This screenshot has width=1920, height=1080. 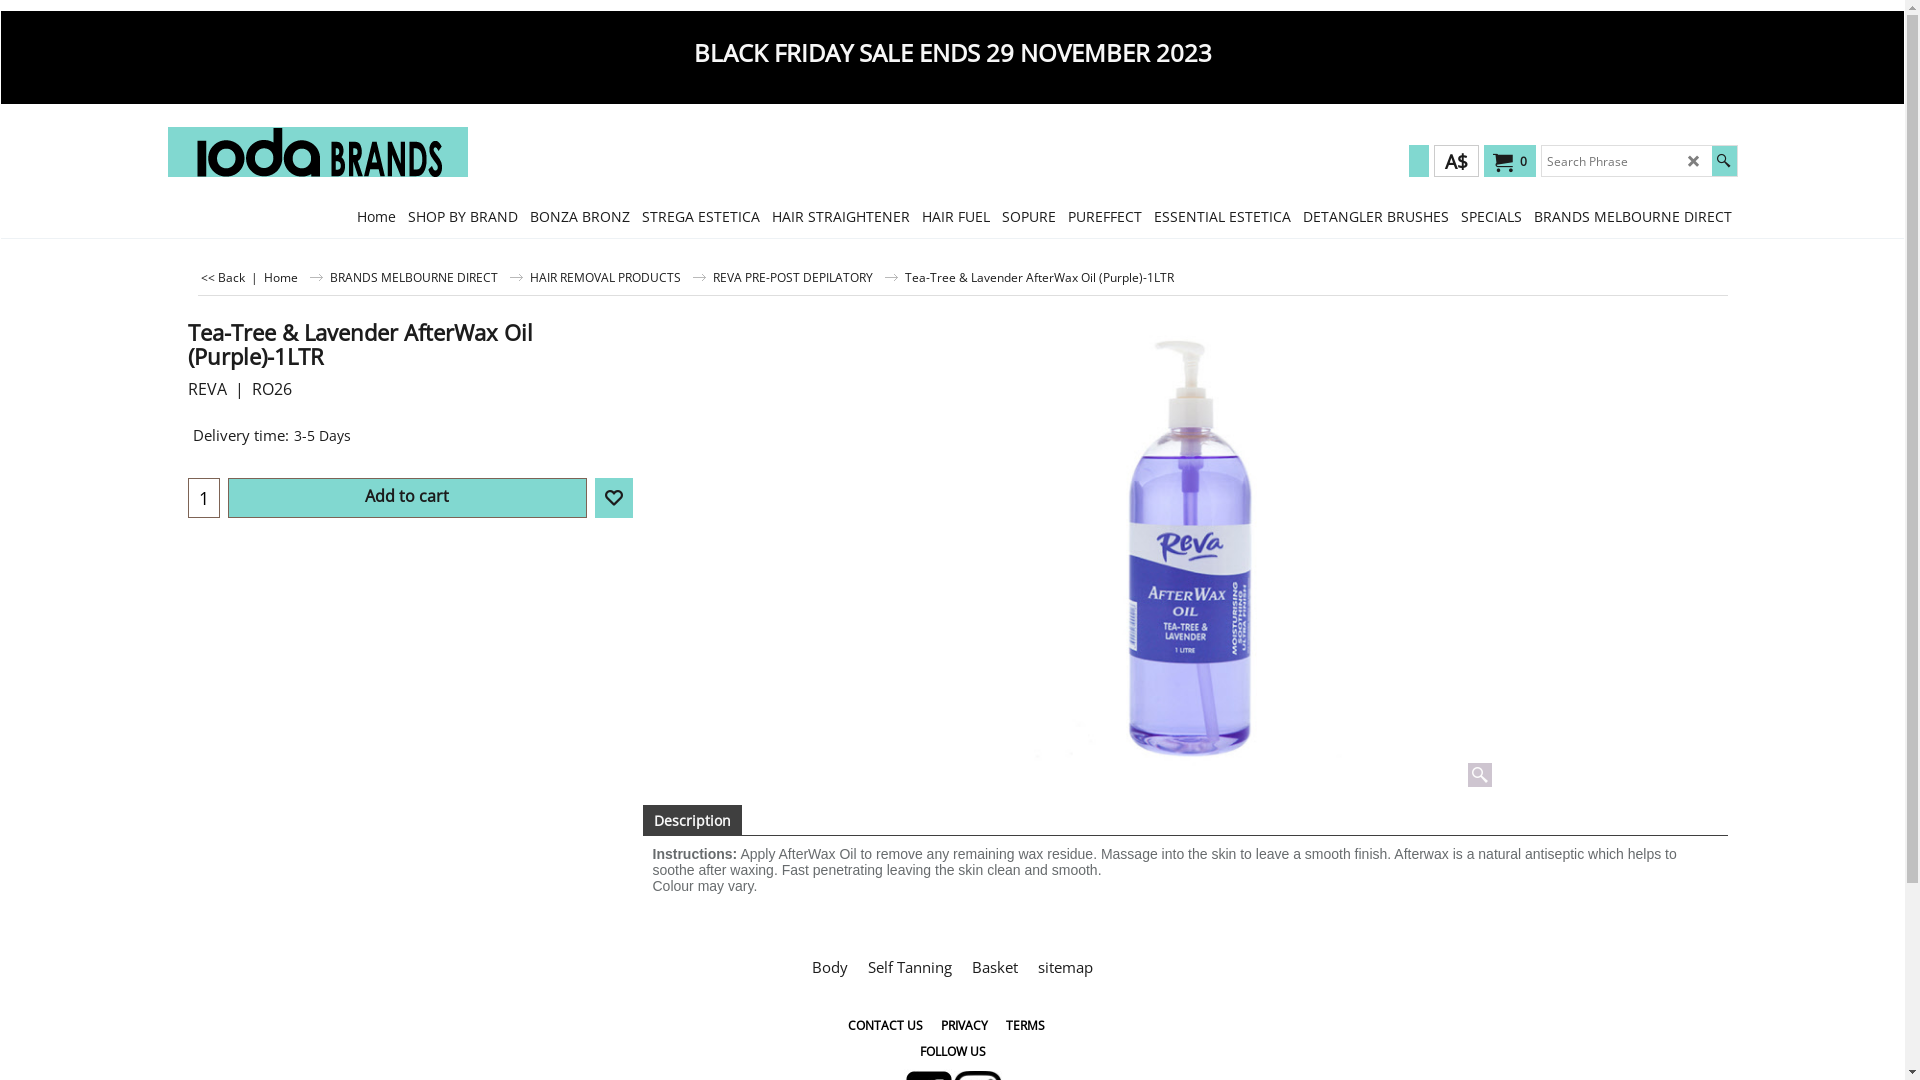 I want to click on 'Description', so click(x=692, y=820).